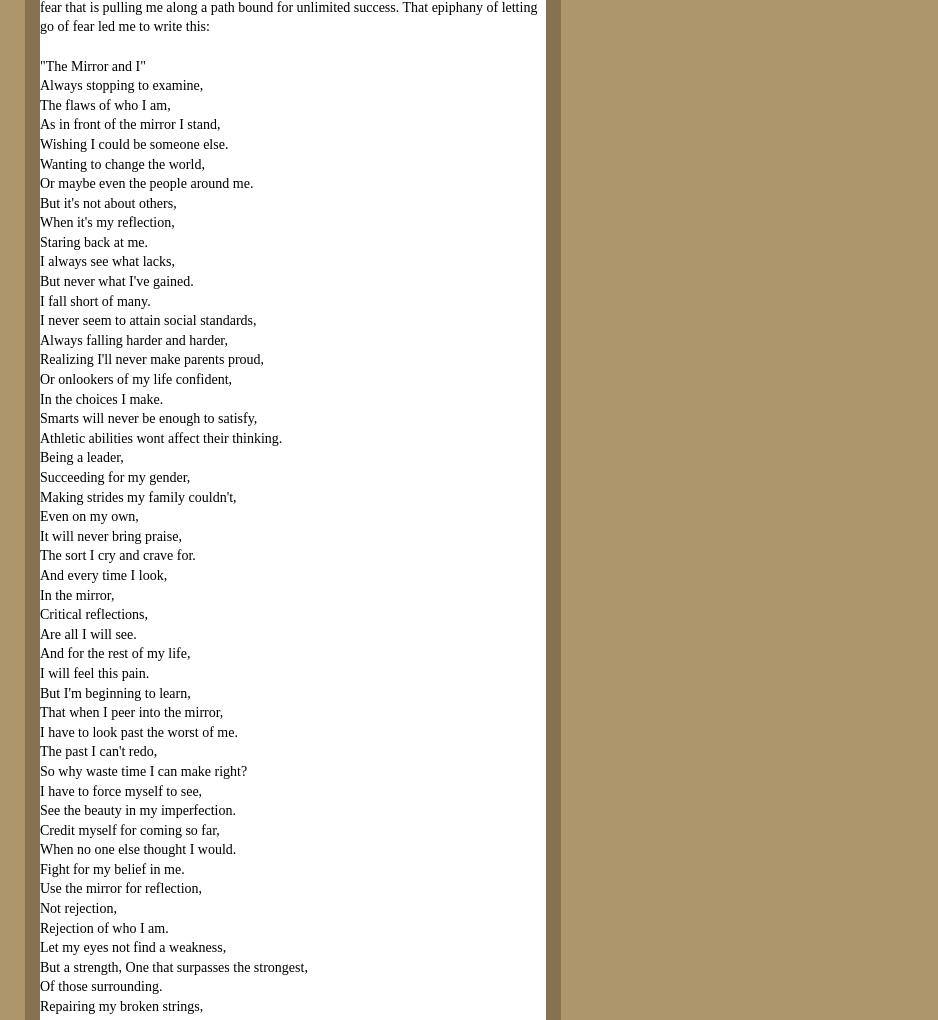 This screenshot has width=938, height=1020. Describe the element at coordinates (120, 789) in the screenshot. I see `'I have to force myself to see,'` at that location.